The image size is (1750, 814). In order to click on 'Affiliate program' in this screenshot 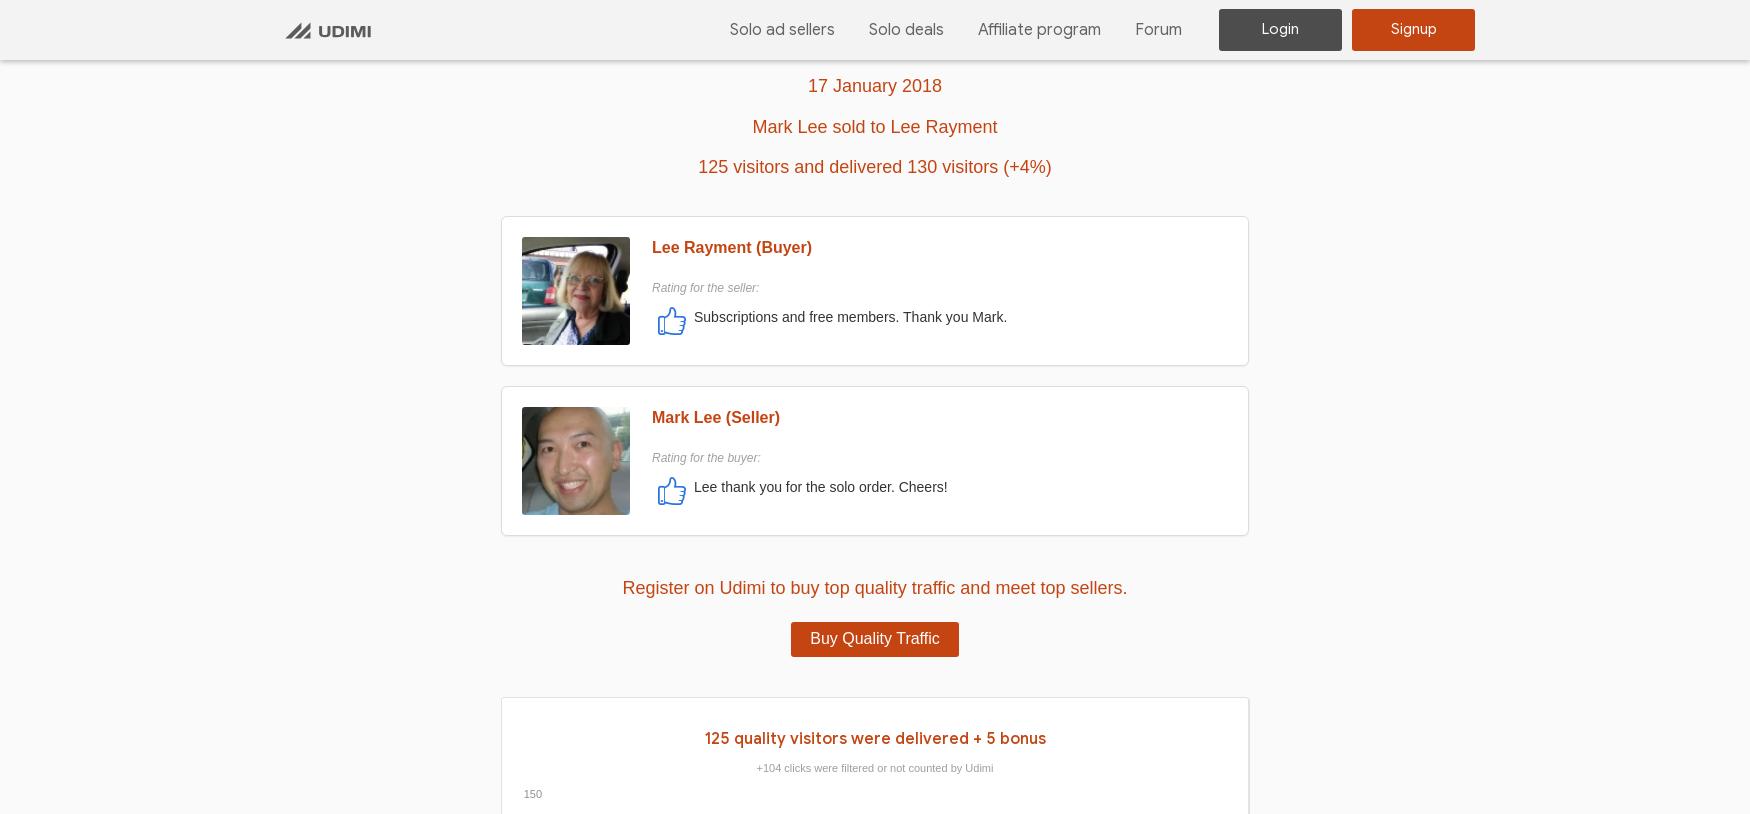, I will do `click(978, 27)`.